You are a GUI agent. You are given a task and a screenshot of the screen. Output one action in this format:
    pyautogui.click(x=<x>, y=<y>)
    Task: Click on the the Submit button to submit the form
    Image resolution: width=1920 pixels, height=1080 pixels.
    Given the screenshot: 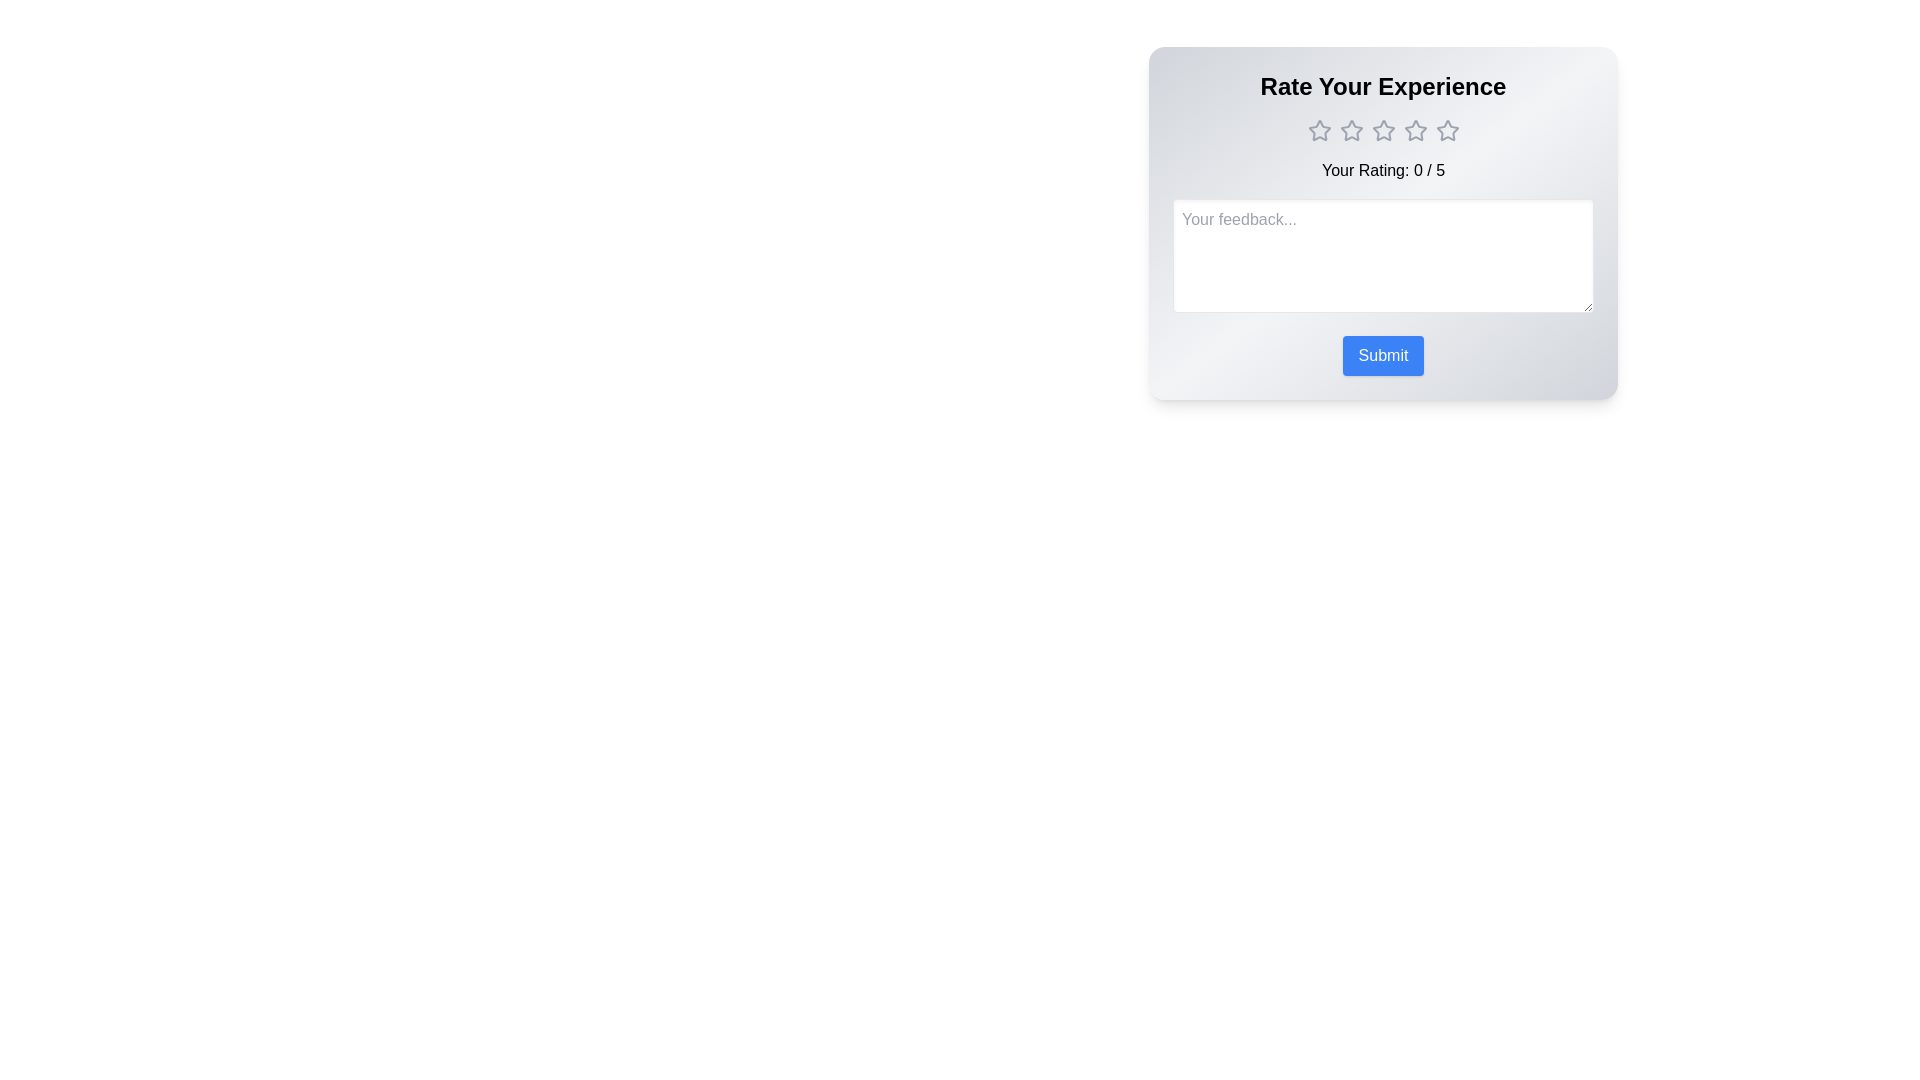 What is the action you would take?
    pyautogui.click(x=1381, y=354)
    